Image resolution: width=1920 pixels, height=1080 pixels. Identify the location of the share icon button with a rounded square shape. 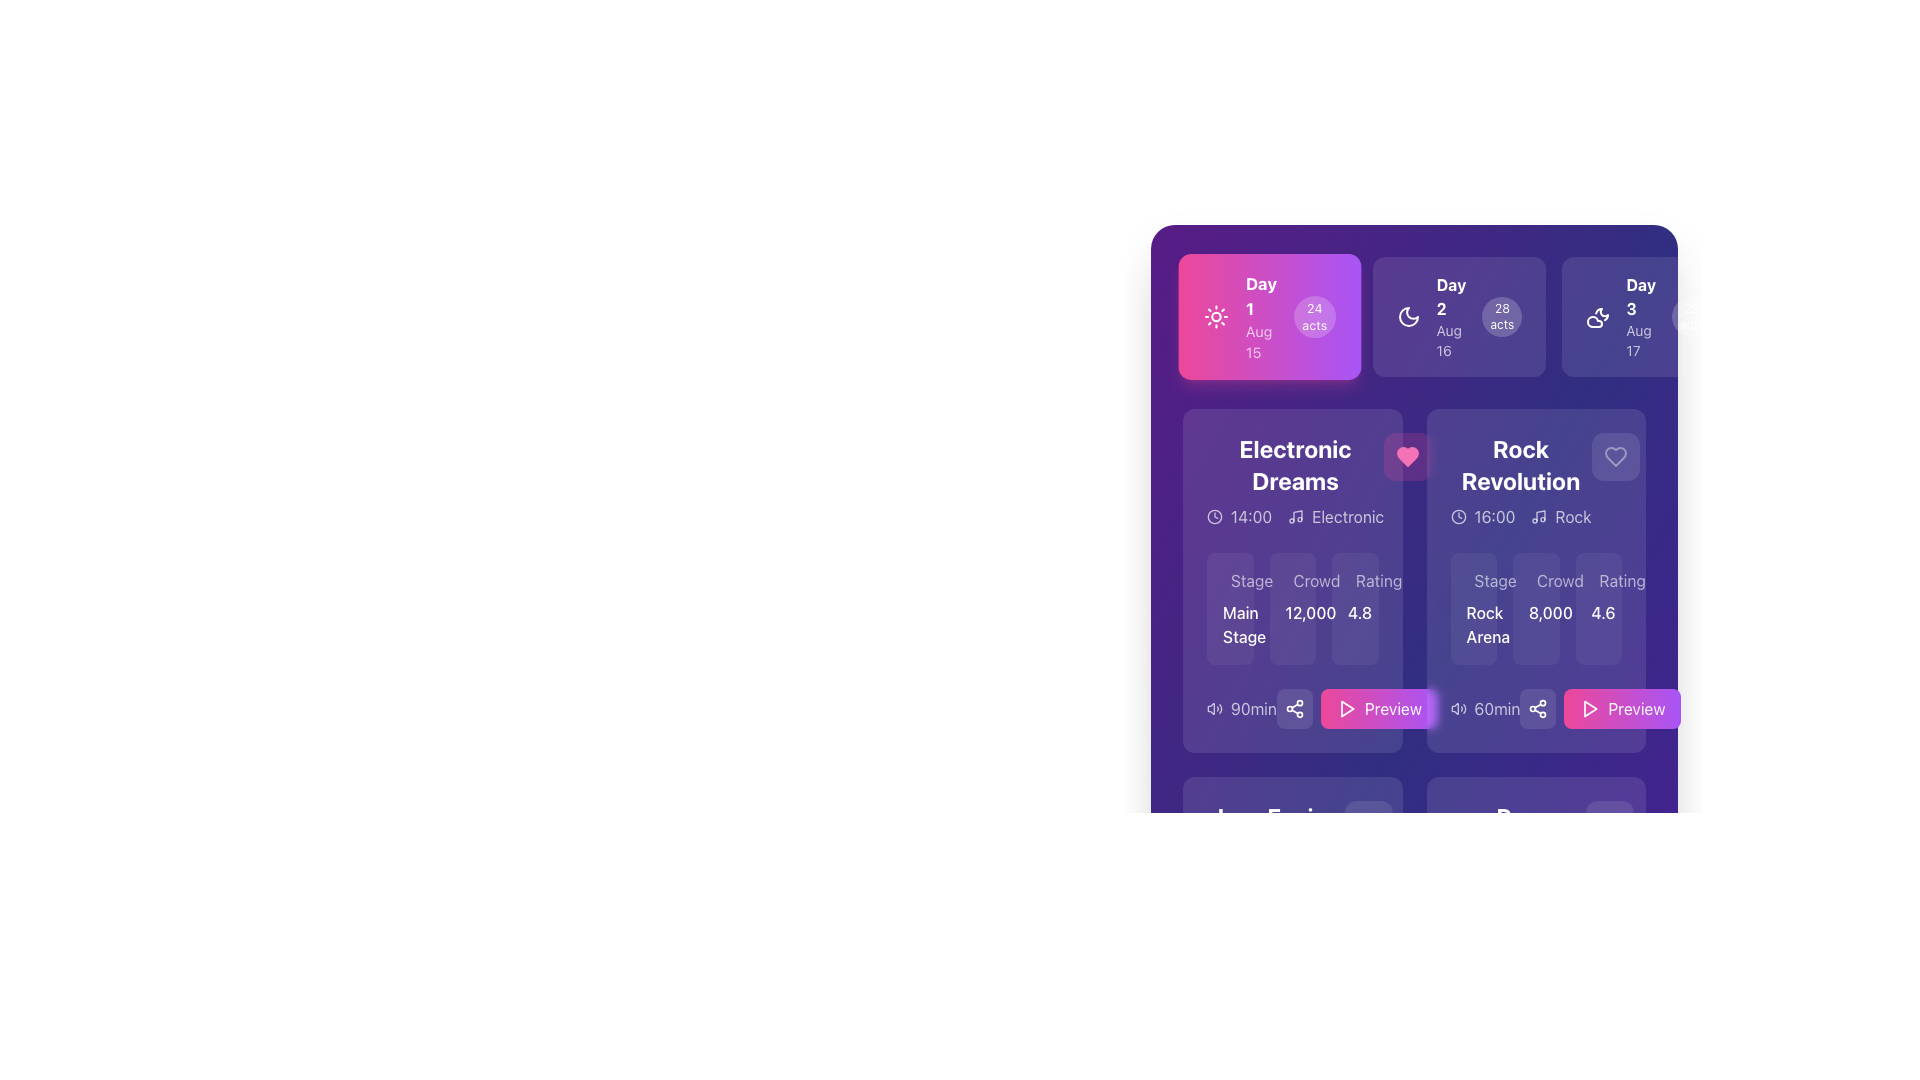
(1537, 708).